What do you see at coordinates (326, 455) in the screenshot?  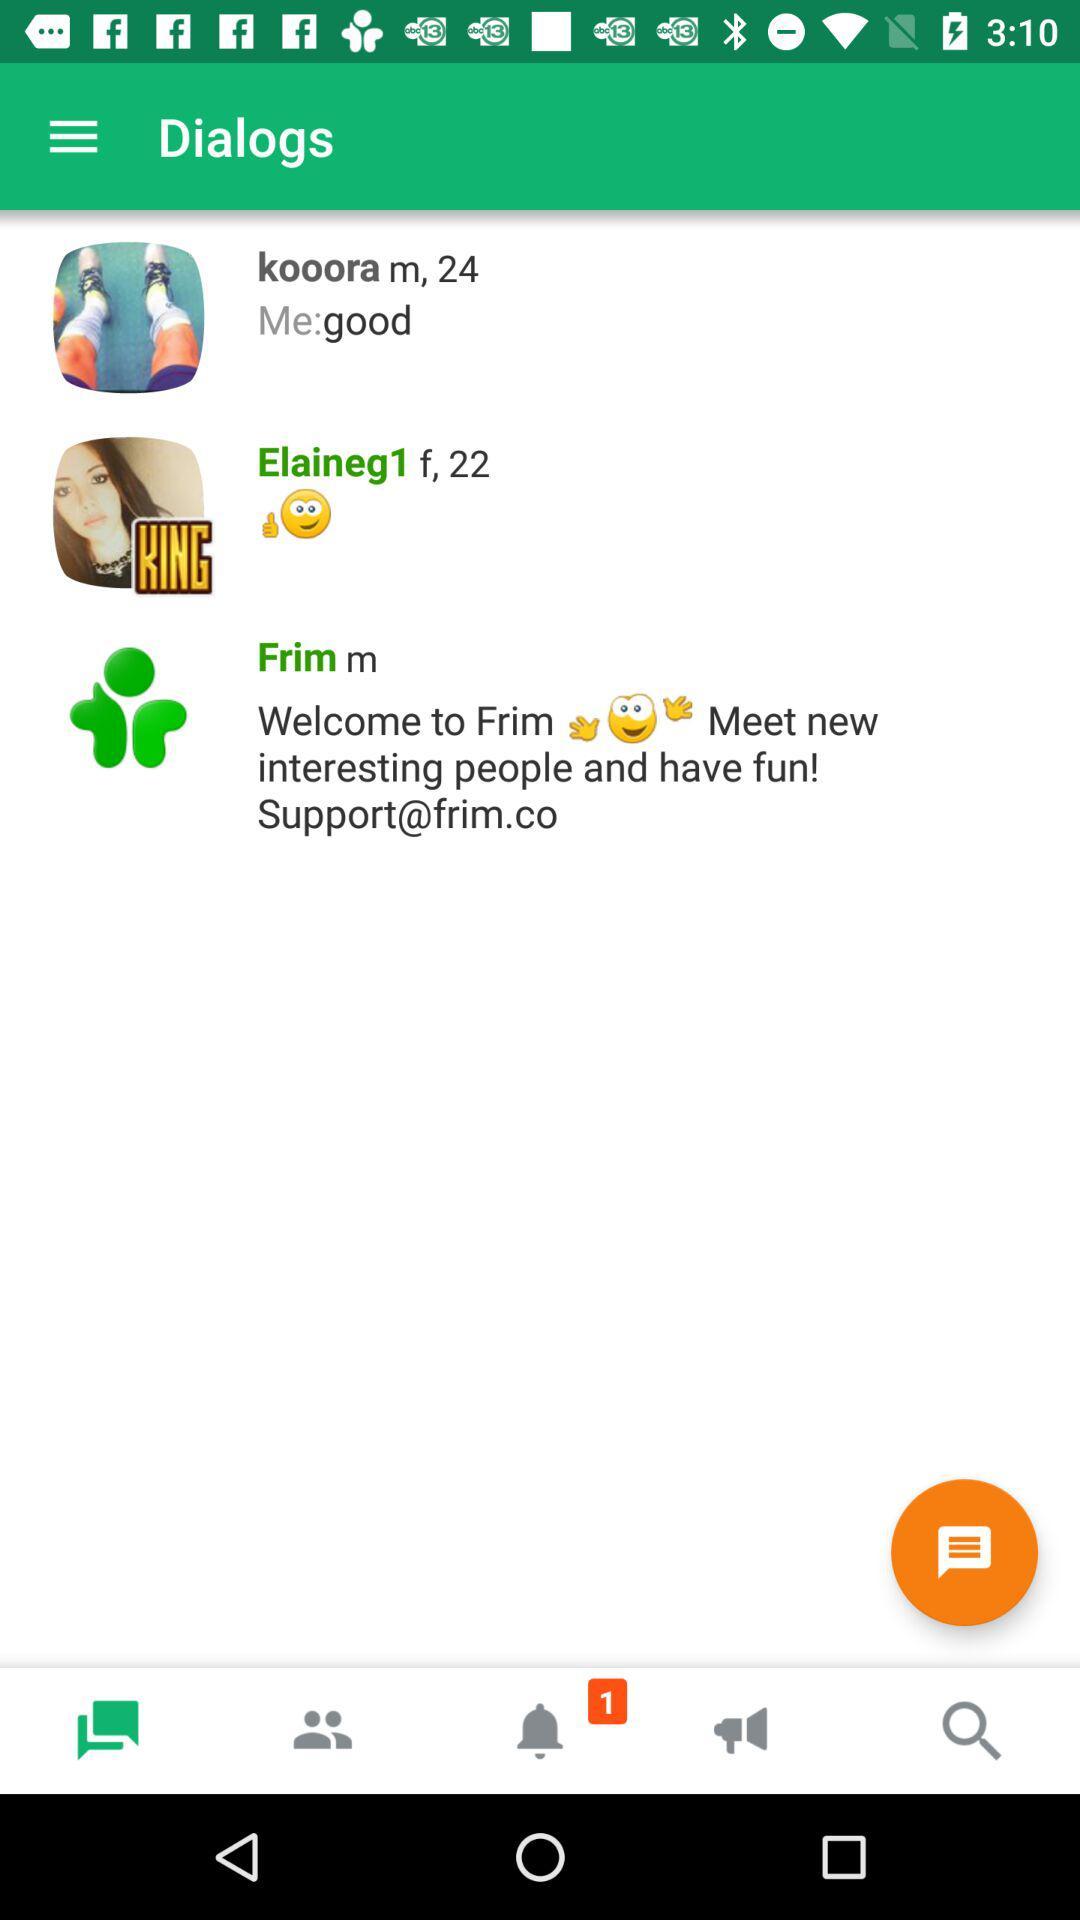 I see `icon above the *t*` at bounding box center [326, 455].